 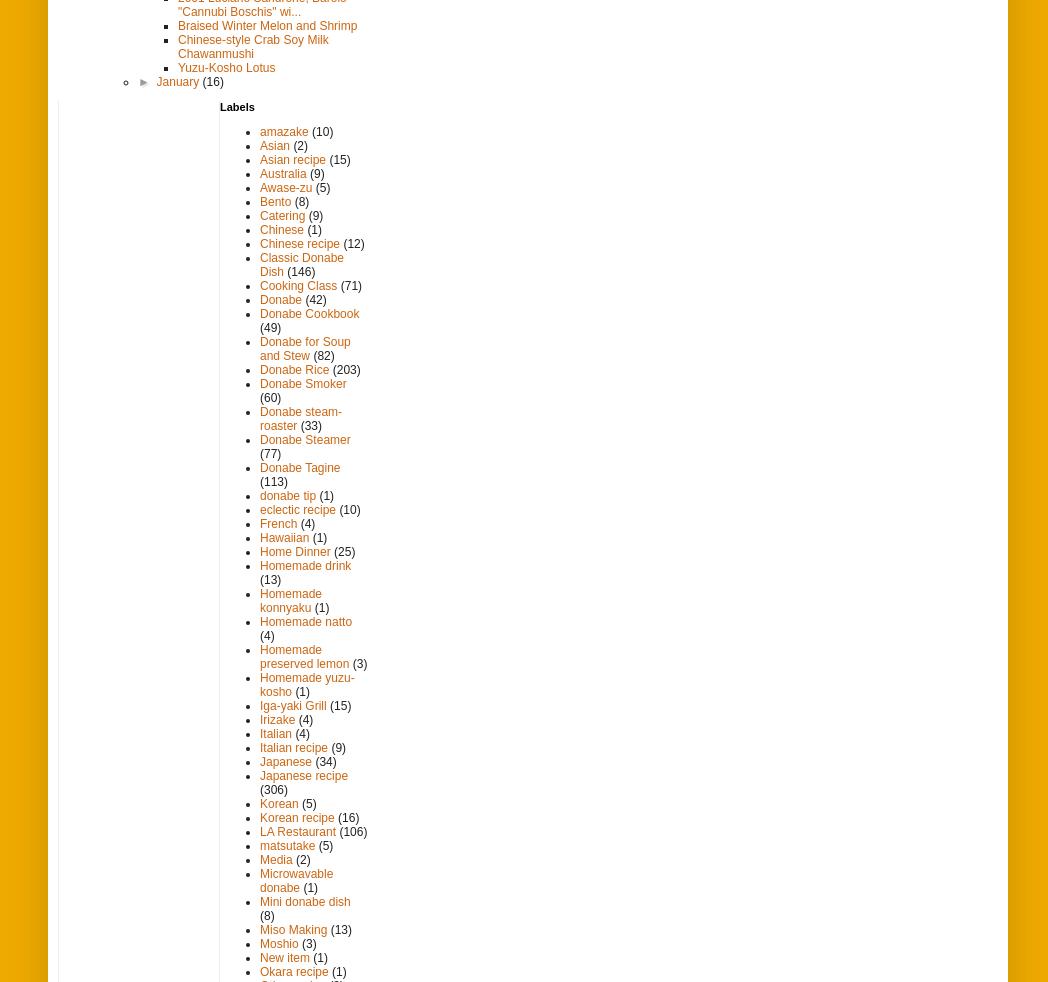 I want to click on 'Bento', so click(x=260, y=200).